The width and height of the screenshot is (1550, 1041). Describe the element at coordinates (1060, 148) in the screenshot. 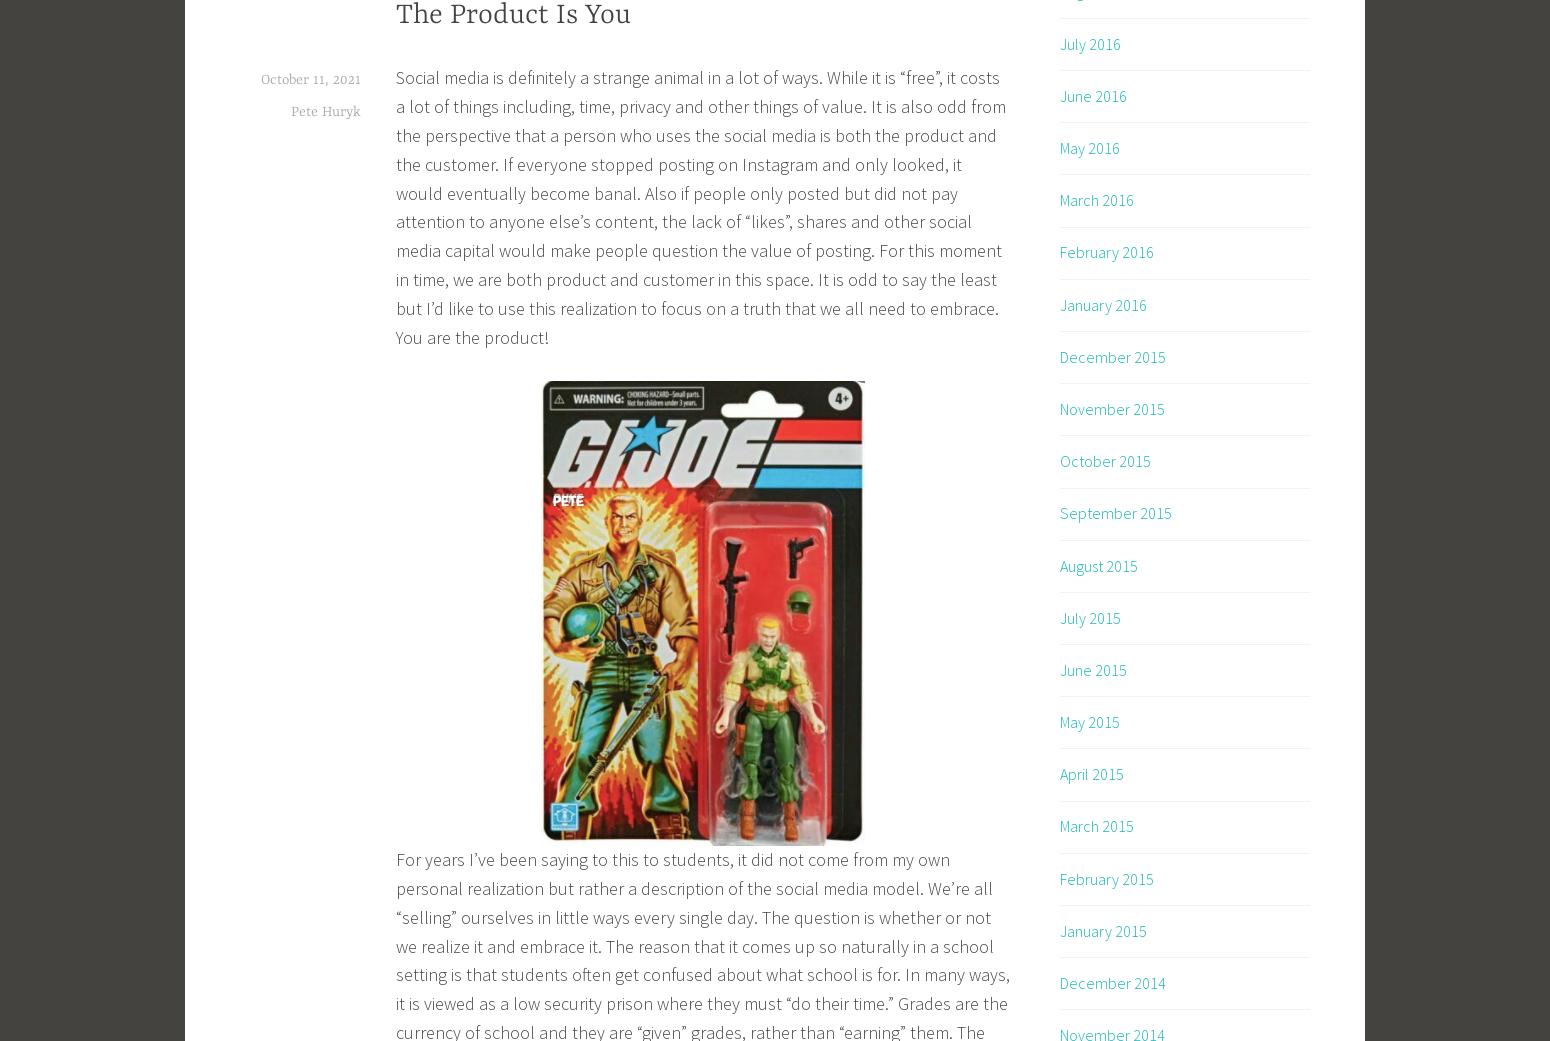

I see `'May 2016'` at that location.